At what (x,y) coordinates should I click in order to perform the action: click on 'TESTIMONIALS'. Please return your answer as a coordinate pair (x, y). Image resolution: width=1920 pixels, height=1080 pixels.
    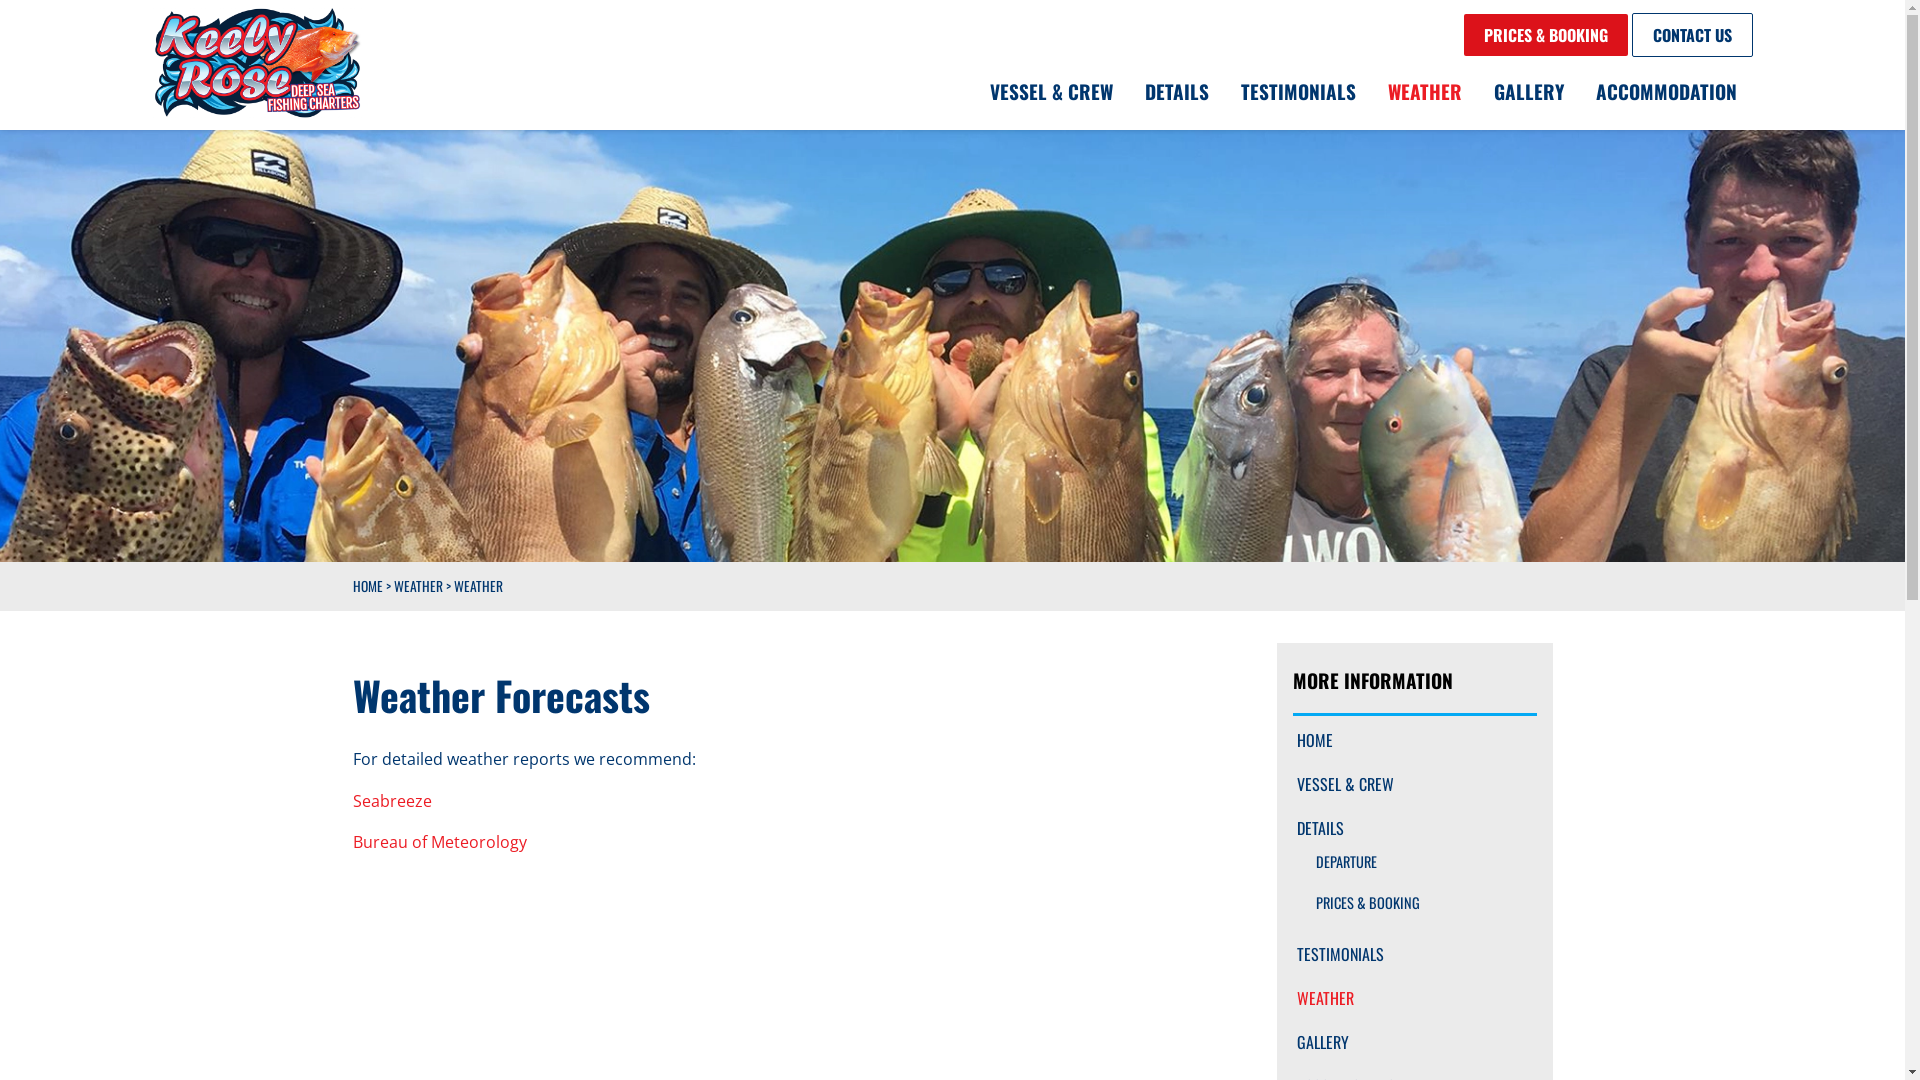
    Looking at the image, I should click on (1413, 952).